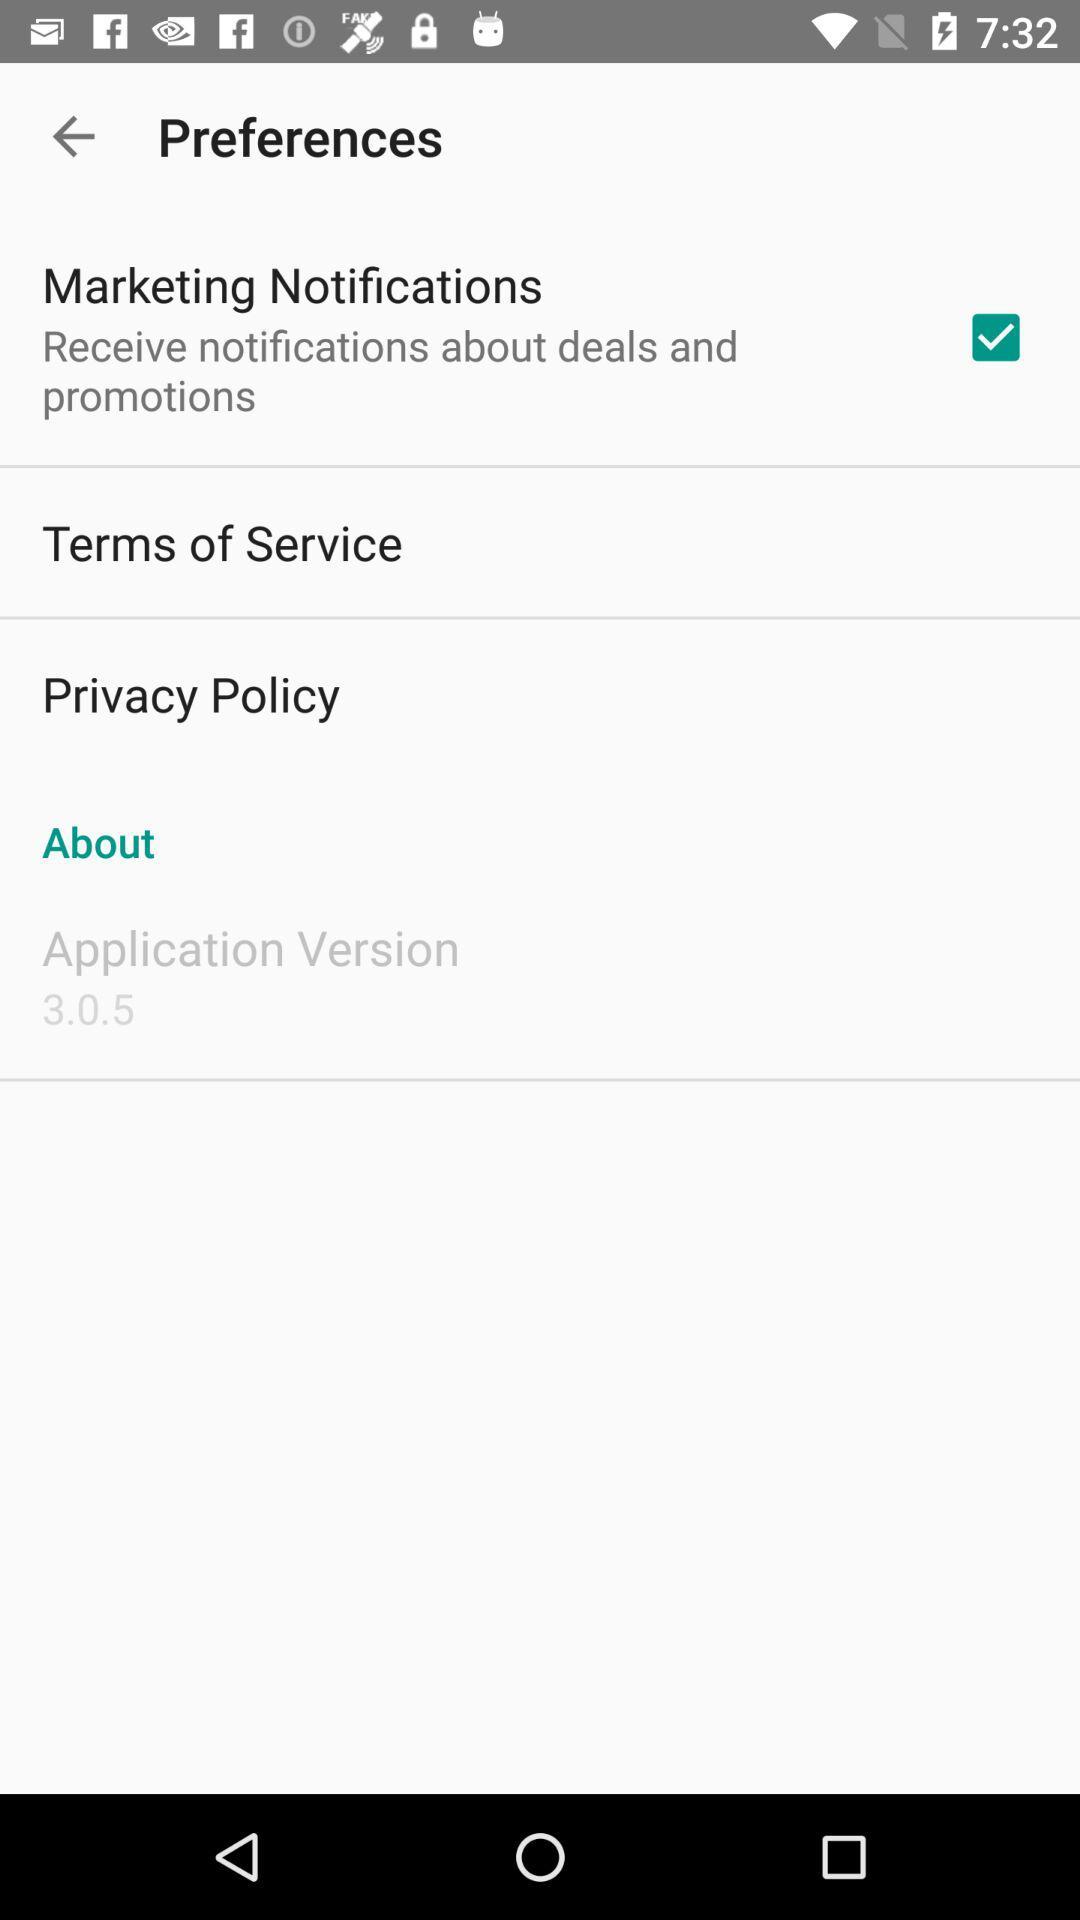  What do you see at coordinates (87, 1008) in the screenshot?
I see `the item below the application version item` at bounding box center [87, 1008].